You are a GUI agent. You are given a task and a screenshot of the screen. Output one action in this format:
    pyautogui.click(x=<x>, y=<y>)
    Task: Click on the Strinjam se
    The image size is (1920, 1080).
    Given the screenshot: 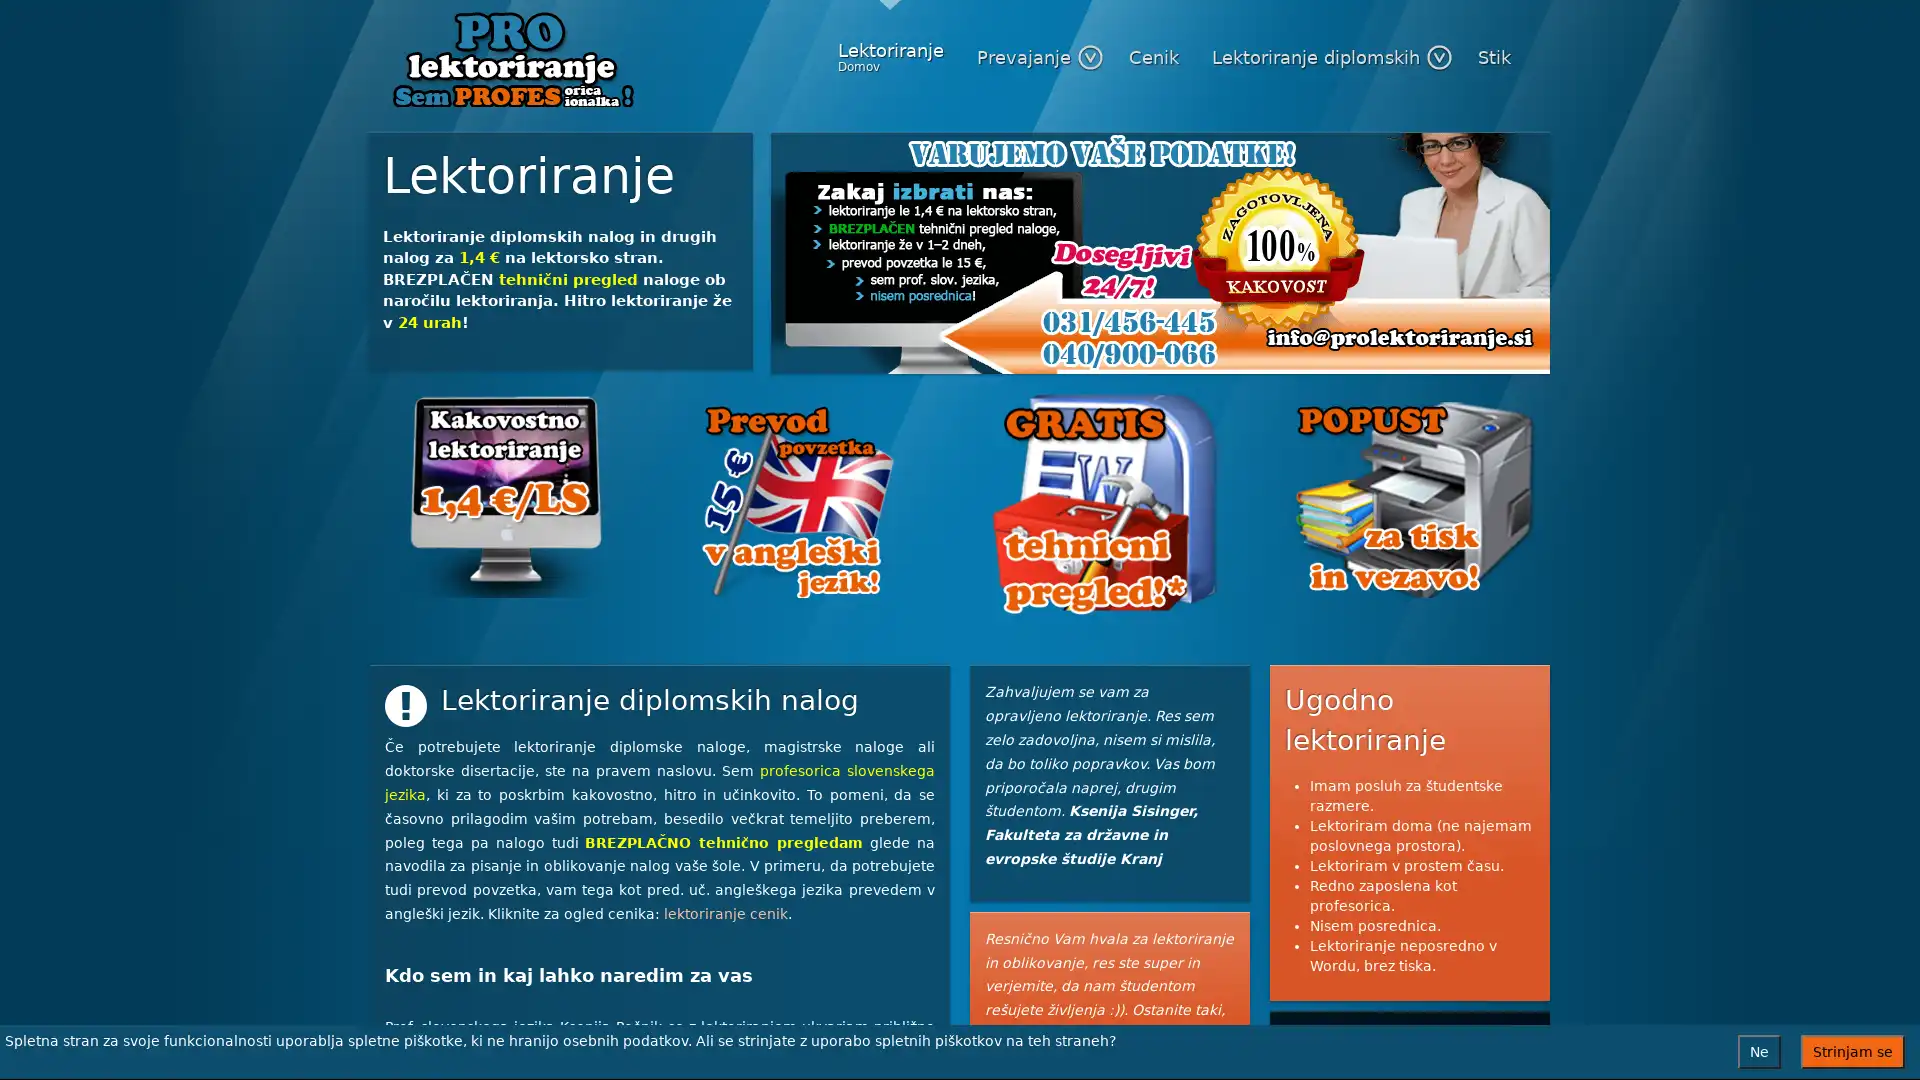 What is the action you would take?
    pyautogui.click(x=1851, y=1051)
    